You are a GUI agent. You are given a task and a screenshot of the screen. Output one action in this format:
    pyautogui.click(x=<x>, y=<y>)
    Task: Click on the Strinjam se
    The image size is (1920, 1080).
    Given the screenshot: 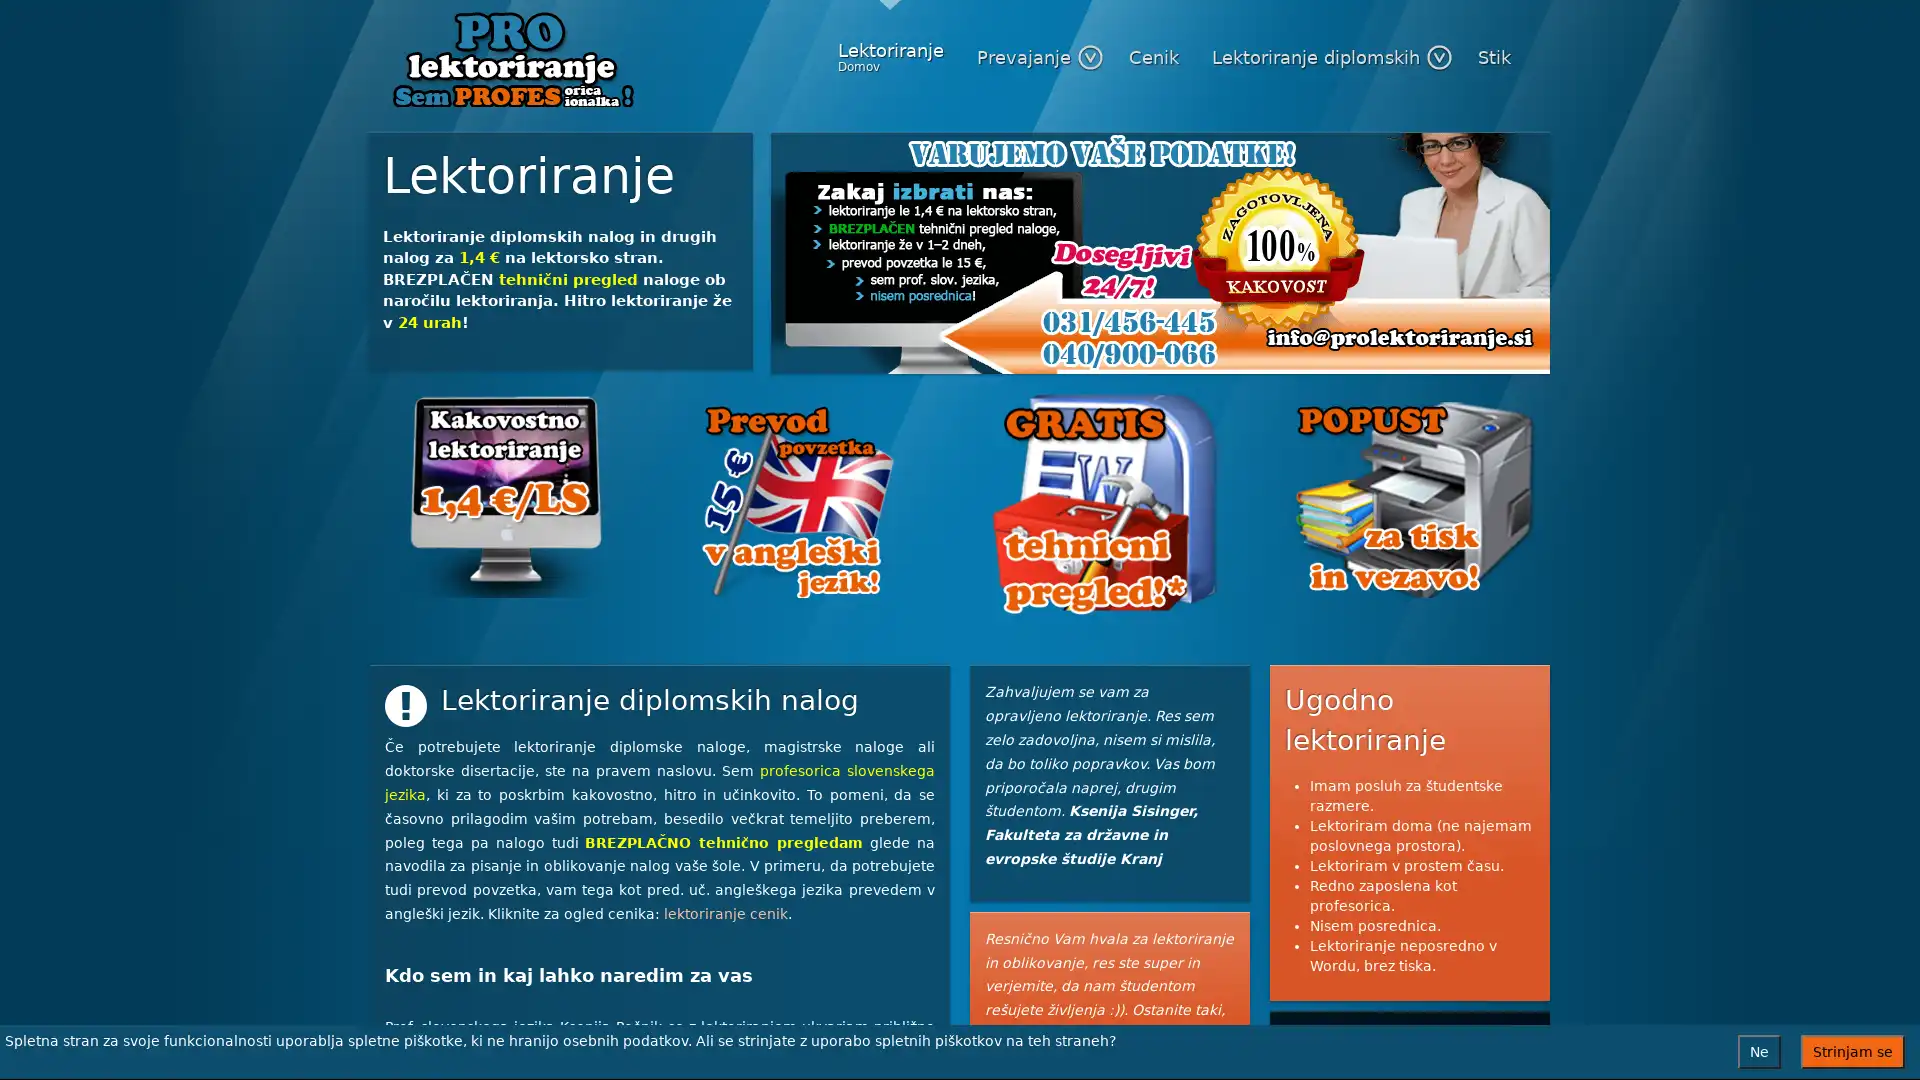 What is the action you would take?
    pyautogui.click(x=1851, y=1051)
    